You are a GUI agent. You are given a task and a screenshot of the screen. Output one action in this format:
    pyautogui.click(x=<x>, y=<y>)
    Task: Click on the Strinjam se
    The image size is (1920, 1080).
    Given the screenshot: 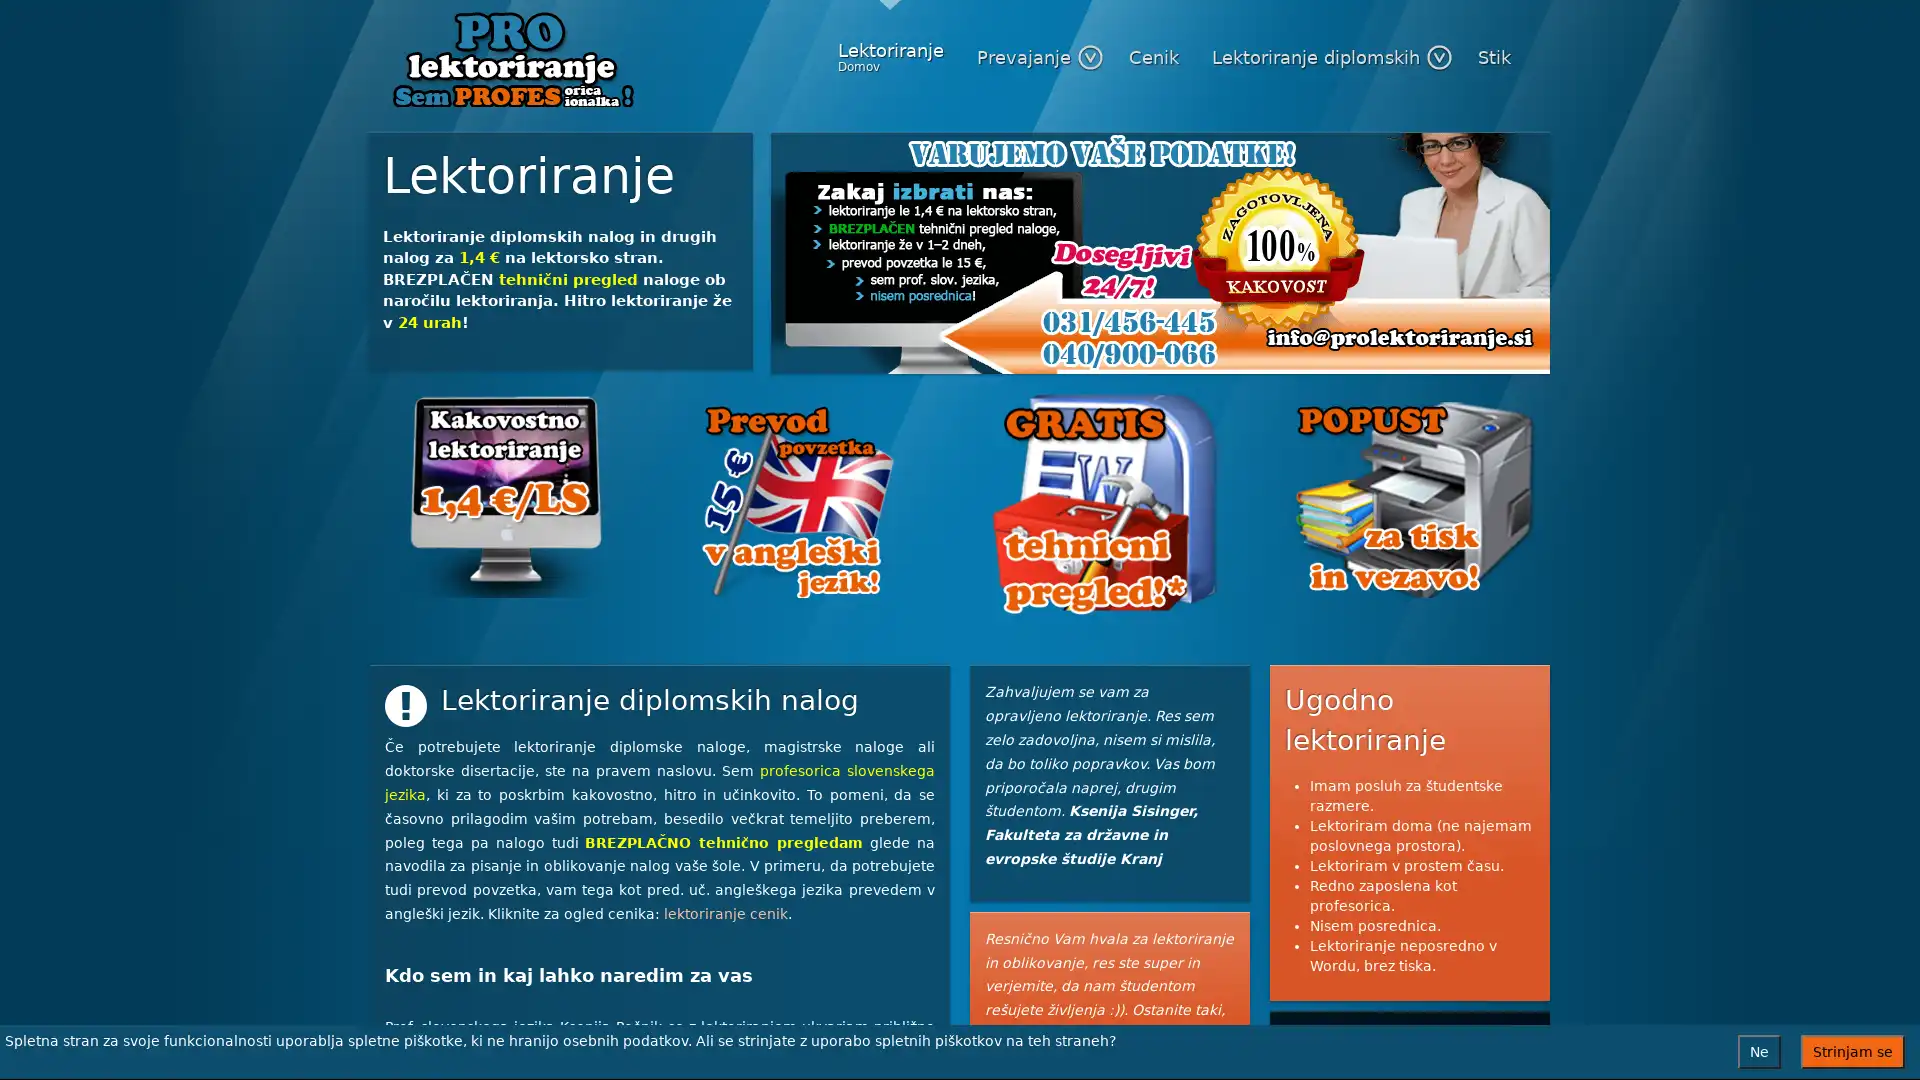 What is the action you would take?
    pyautogui.click(x=1851, y=1051)
    